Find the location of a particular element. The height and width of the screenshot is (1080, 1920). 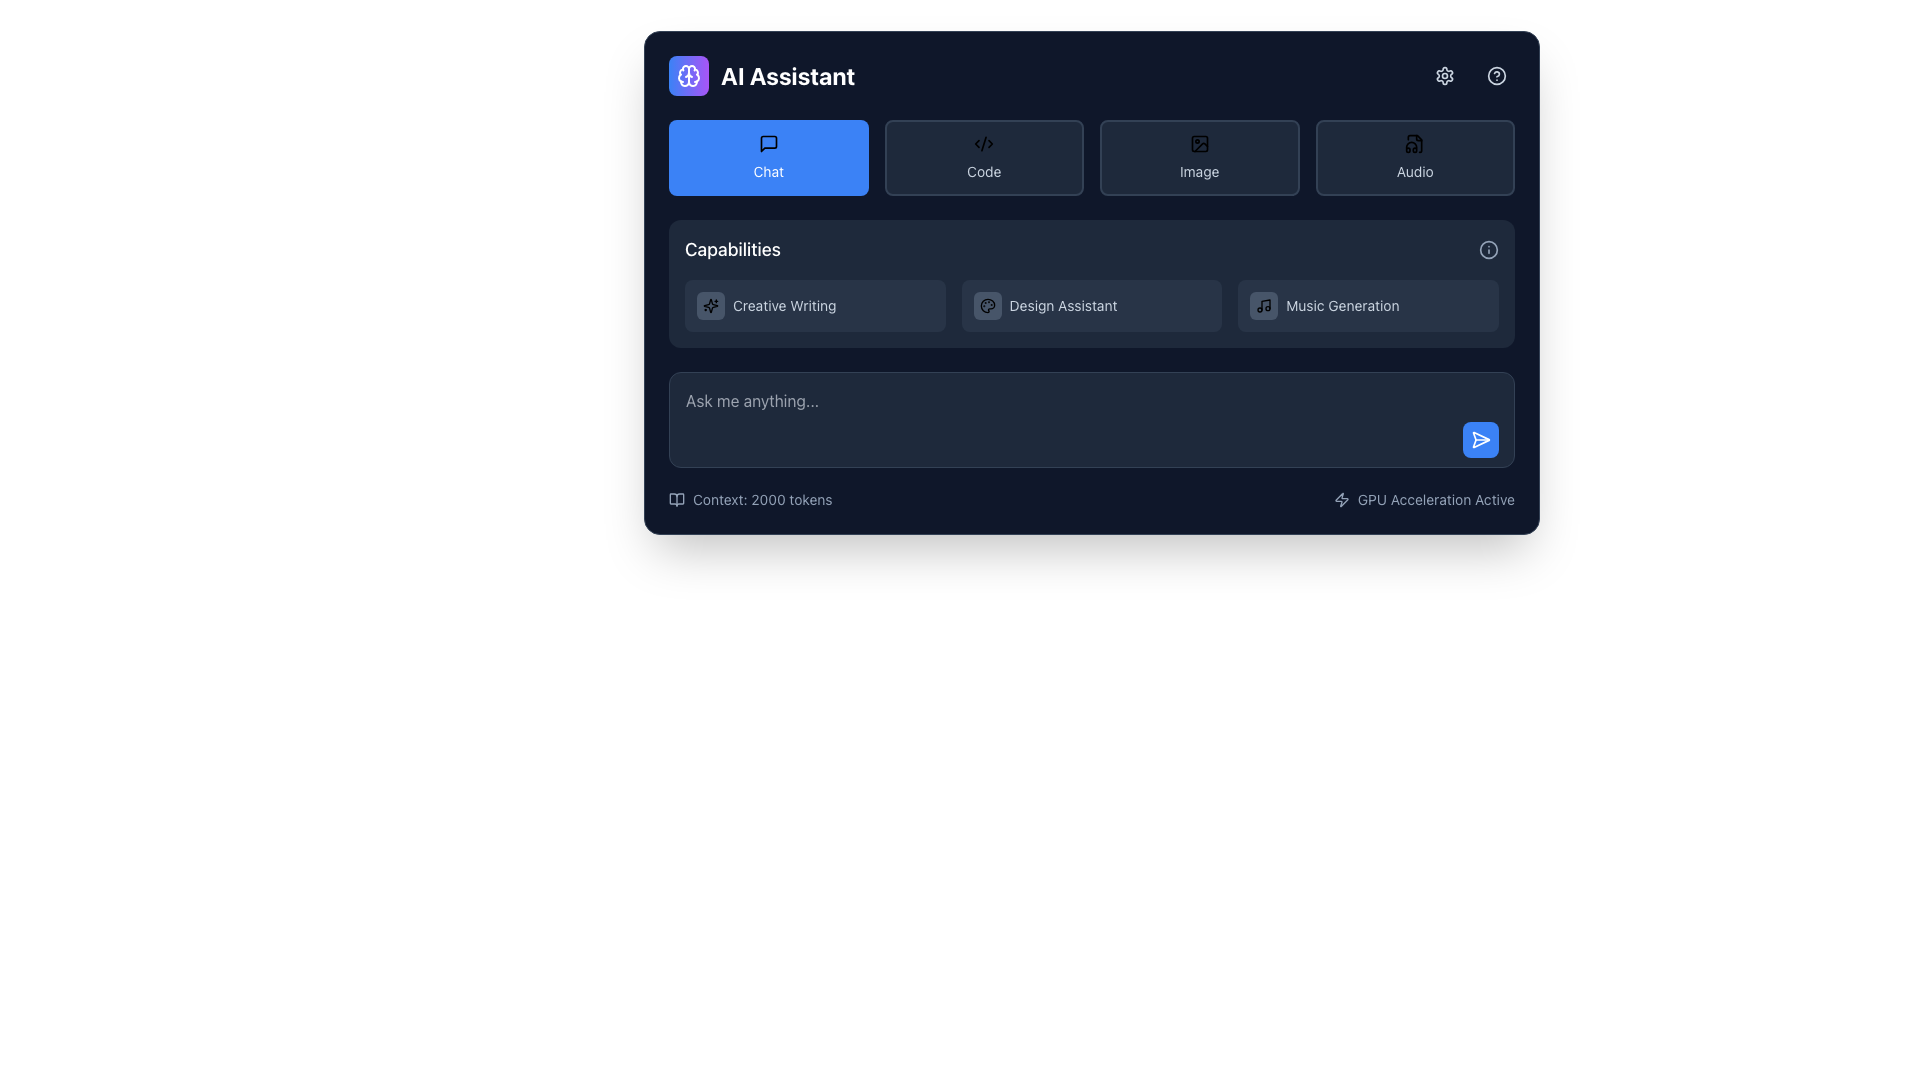

the 'Music Generation' icon located in the 'Capabilities' section, which is the first element in the row of buttons is located at coordinates (1263, 305).